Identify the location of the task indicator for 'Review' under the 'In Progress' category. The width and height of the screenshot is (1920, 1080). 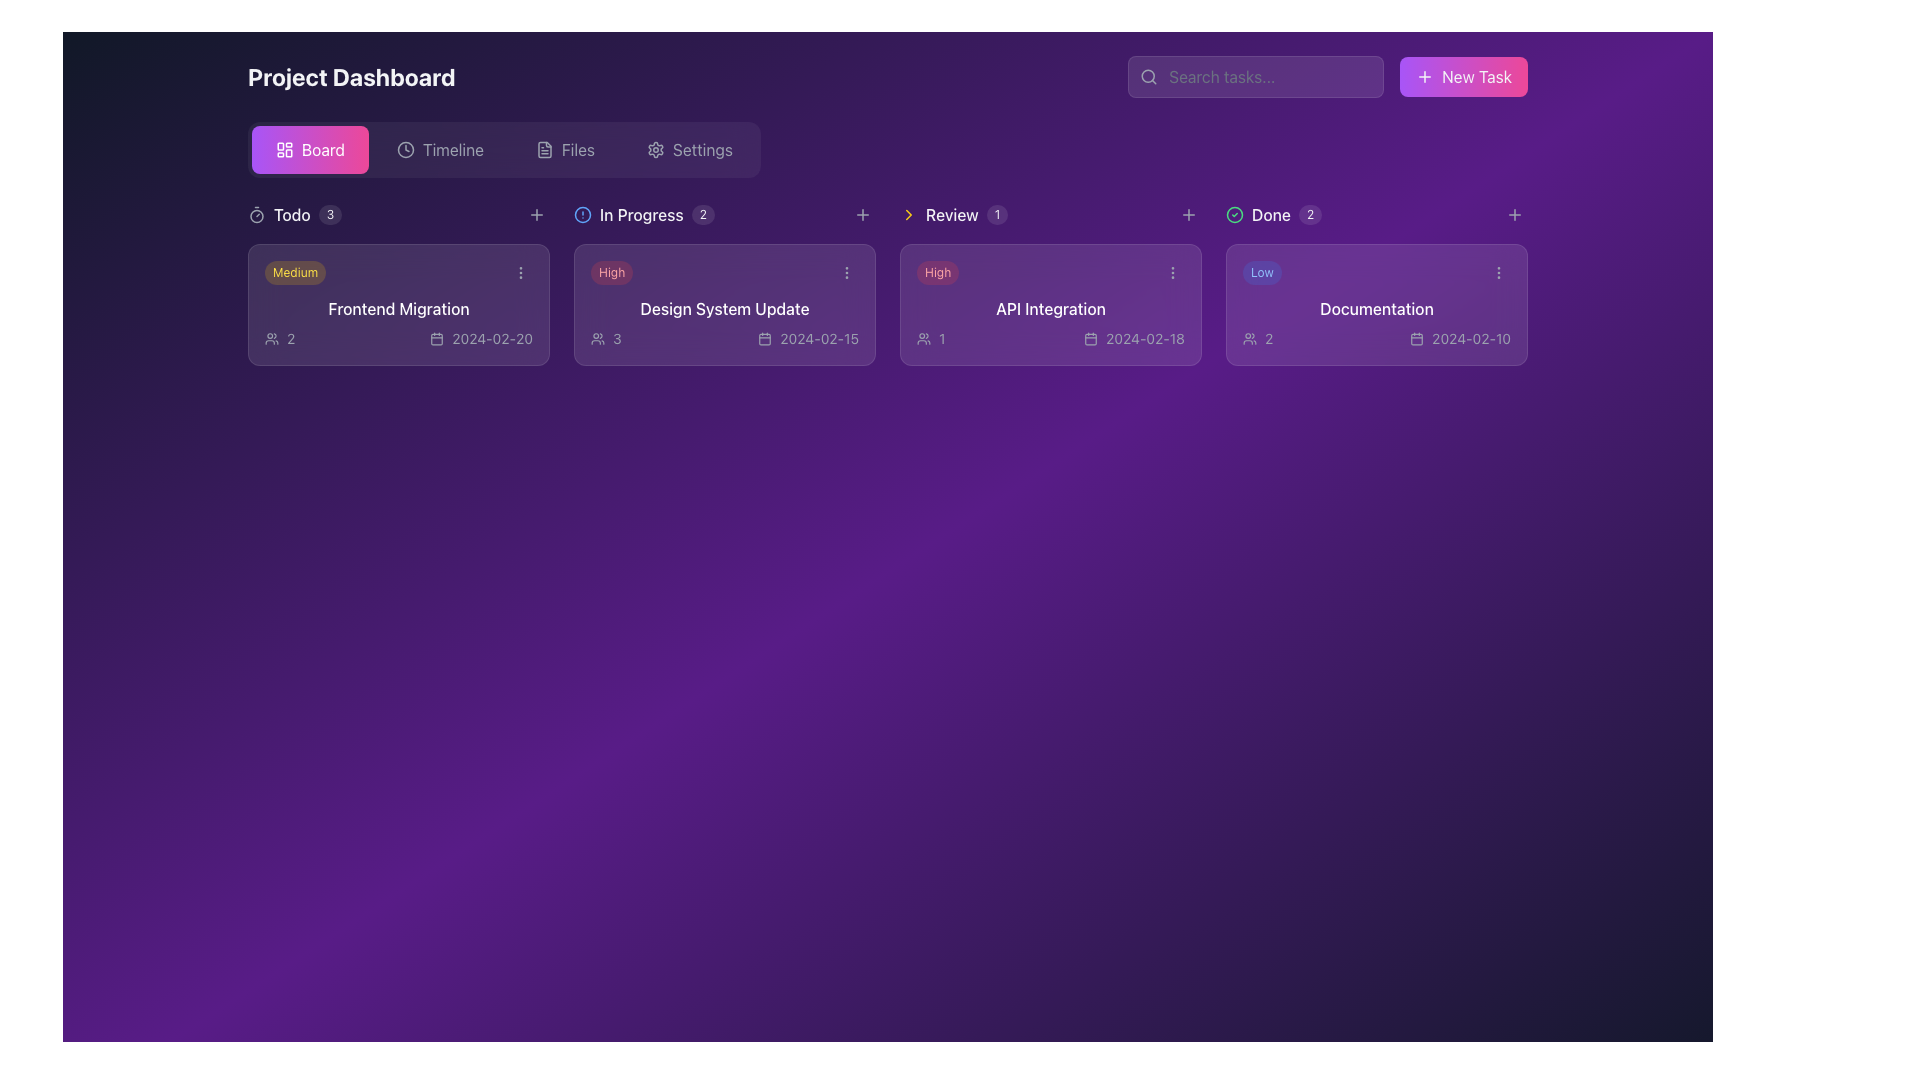
(953, 215).